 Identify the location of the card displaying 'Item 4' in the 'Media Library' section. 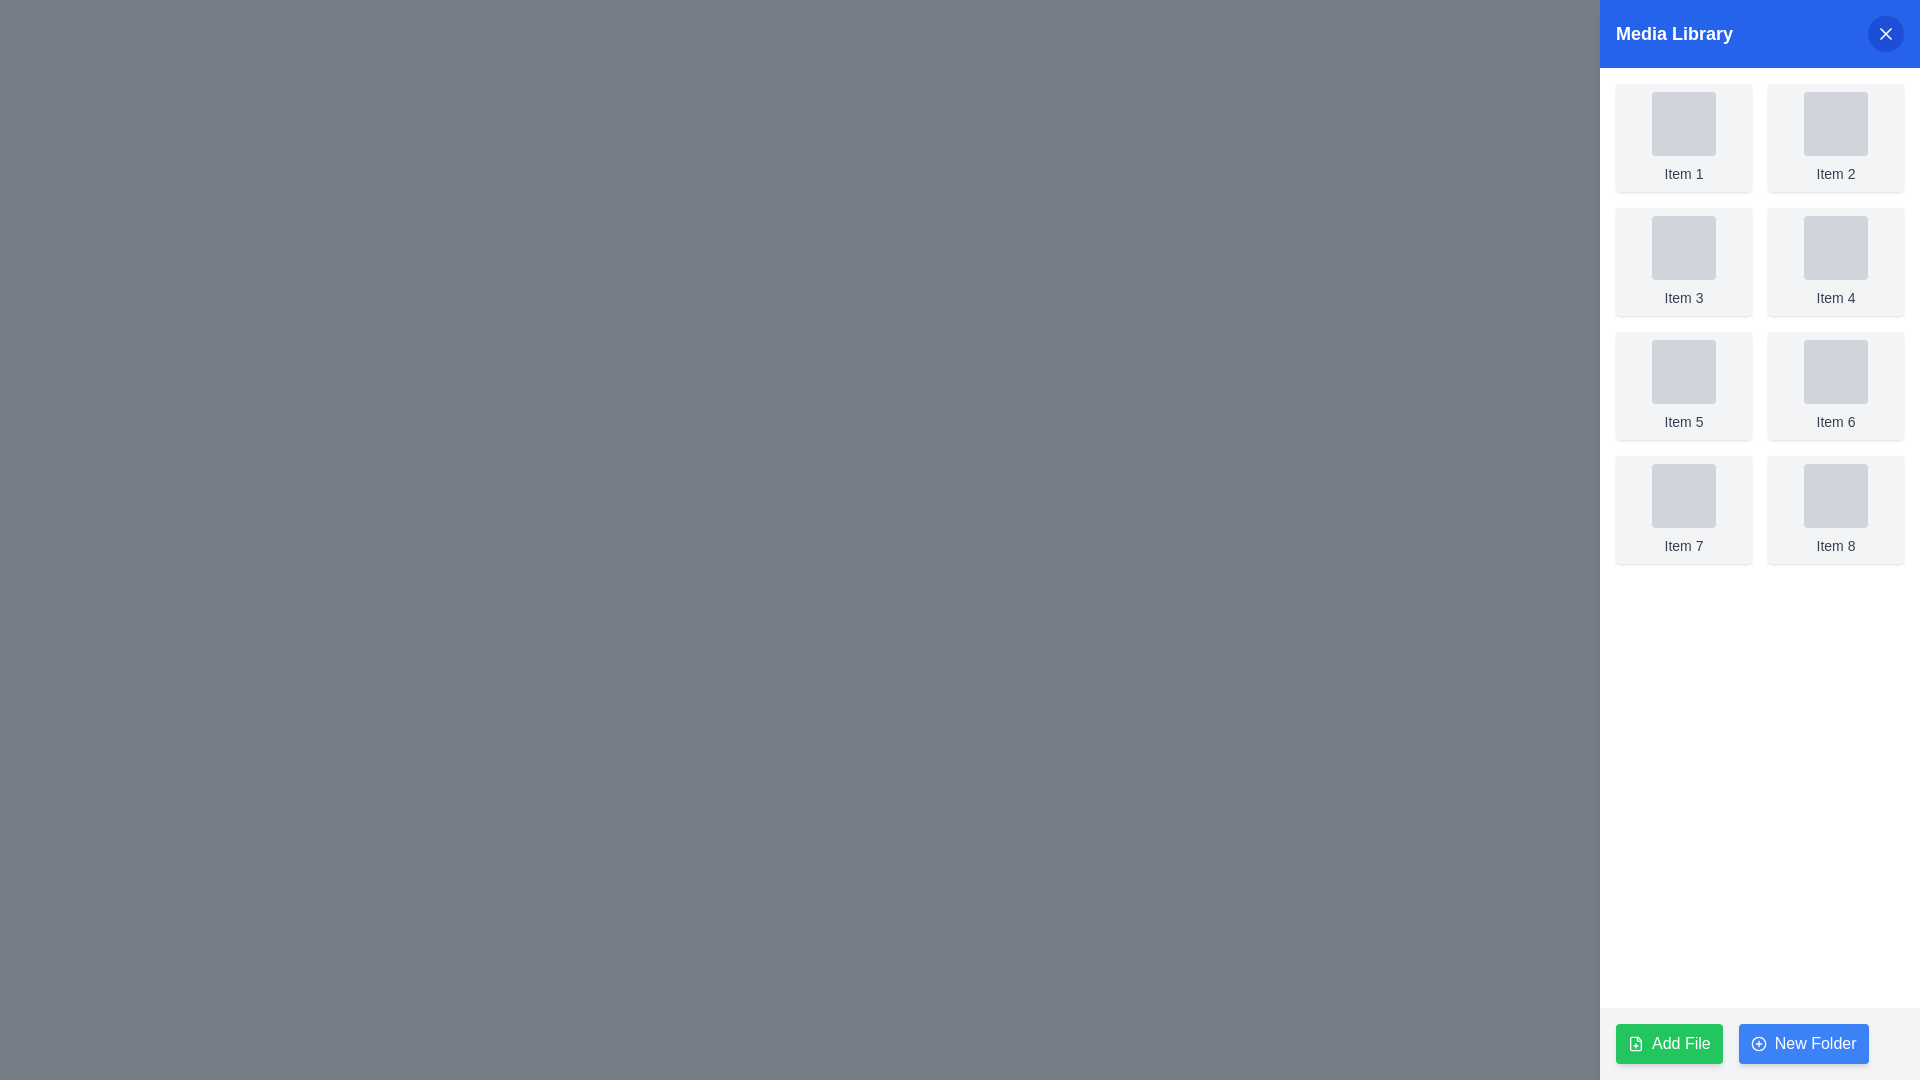
(1836, 261).